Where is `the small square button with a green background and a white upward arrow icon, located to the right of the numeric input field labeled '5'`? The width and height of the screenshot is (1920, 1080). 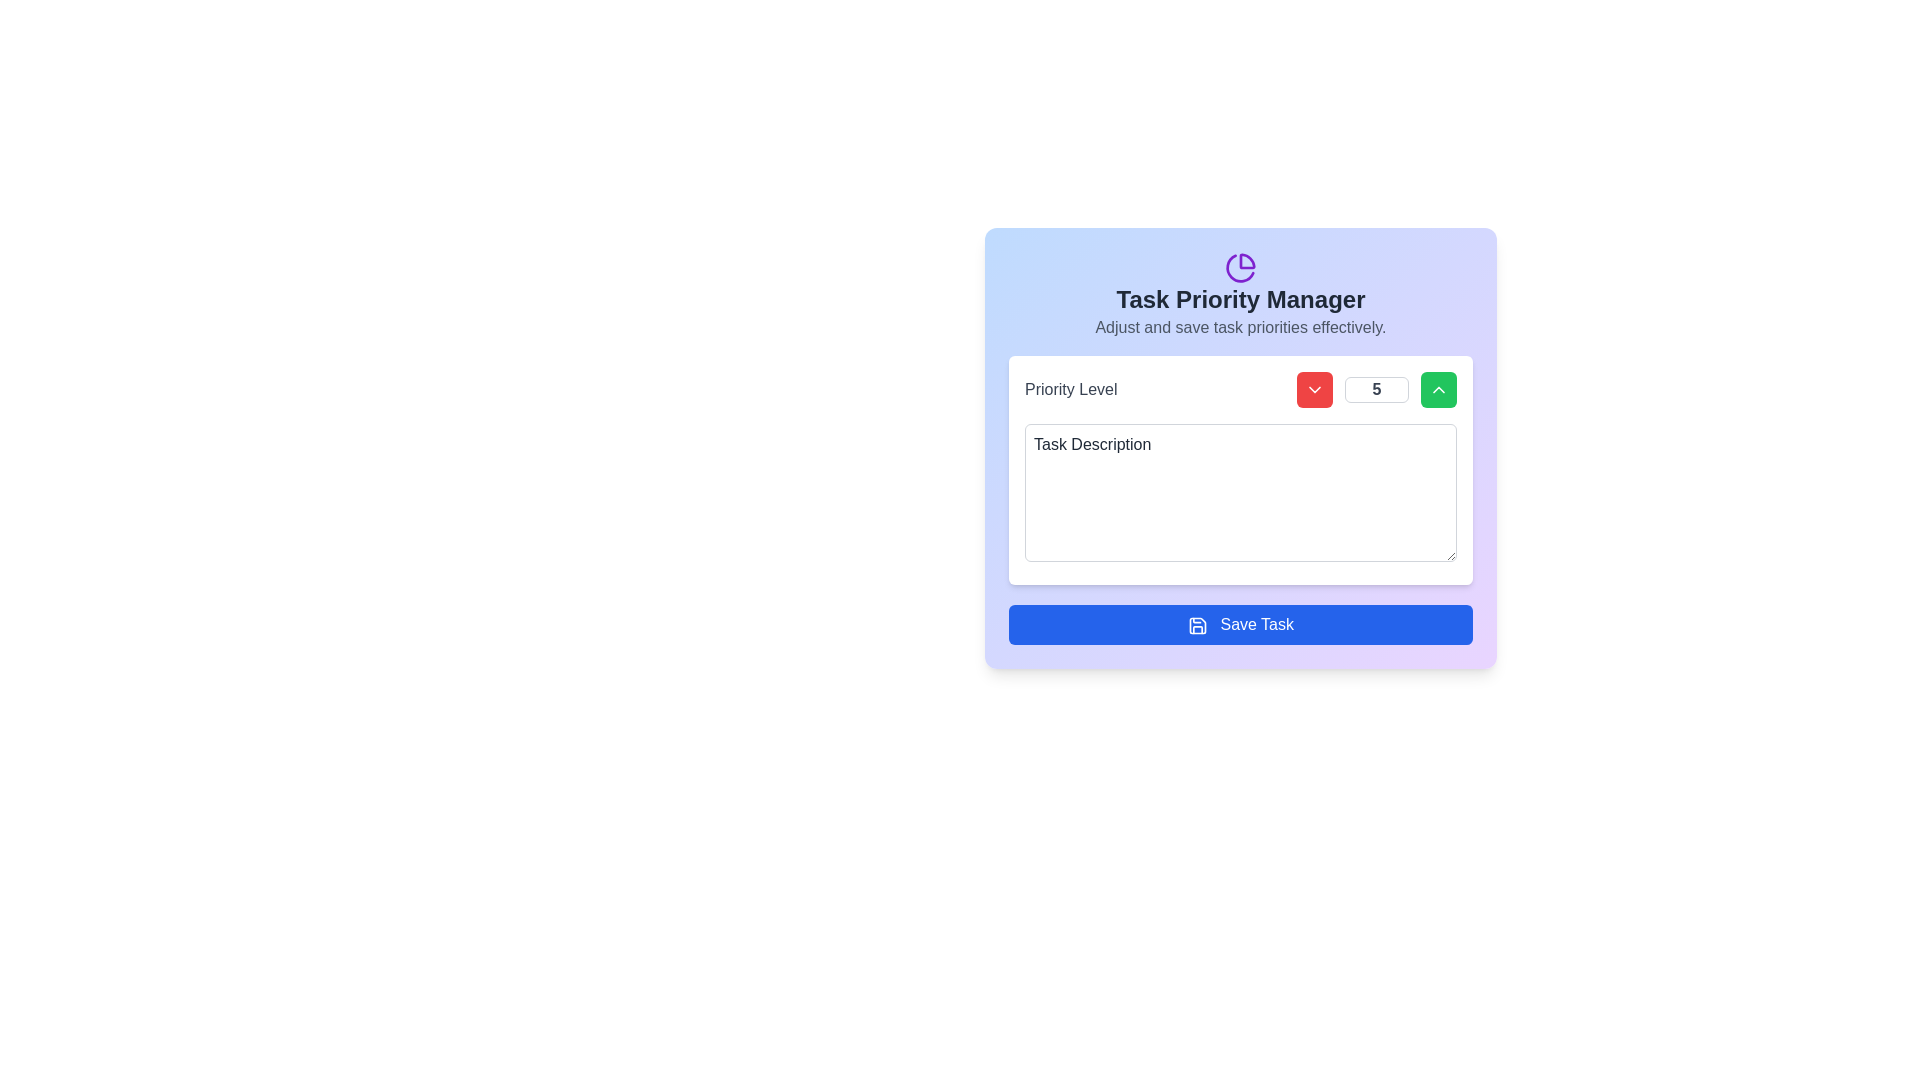 the small square button with a green background and a white upward arrow icon, located to the right of the numeric input field labeled '5' is located at coordinates (1438, 389).